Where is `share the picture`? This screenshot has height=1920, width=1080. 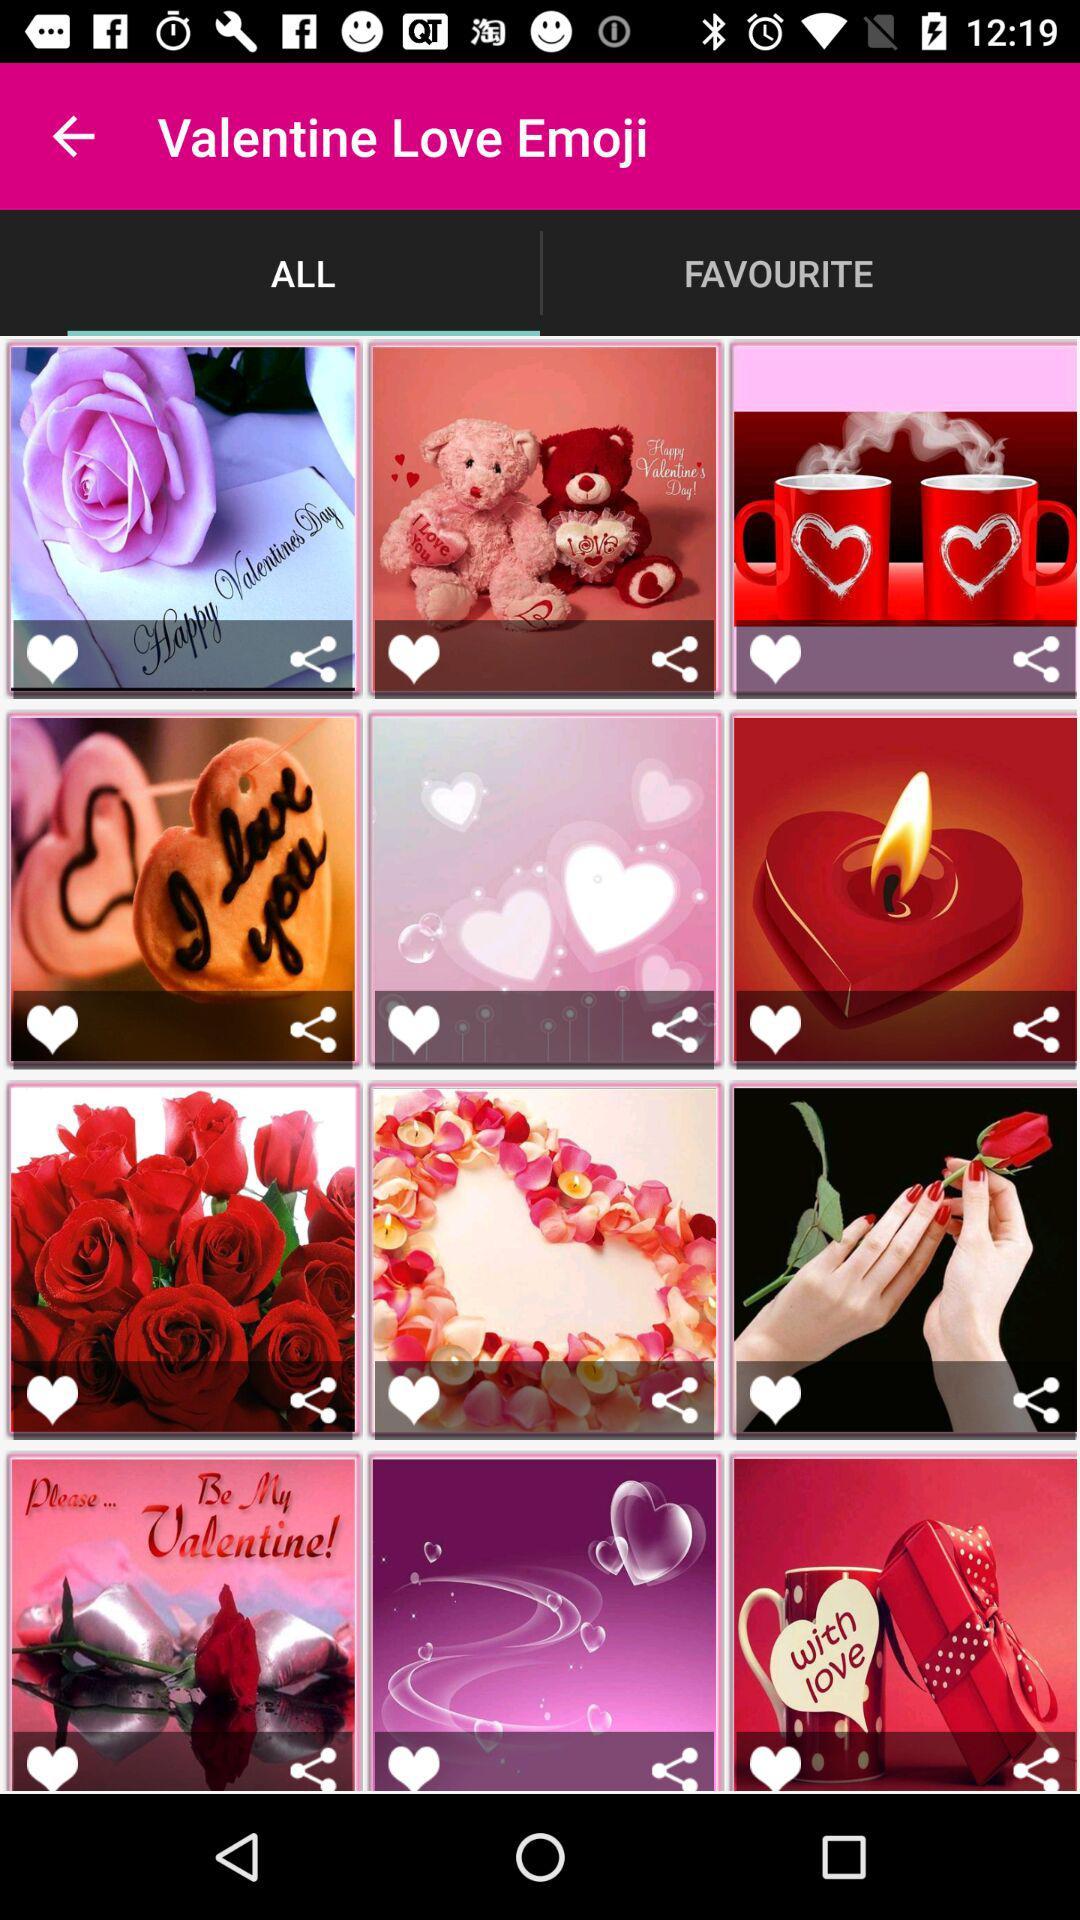
share the picture is located at coordinates (675, 659).